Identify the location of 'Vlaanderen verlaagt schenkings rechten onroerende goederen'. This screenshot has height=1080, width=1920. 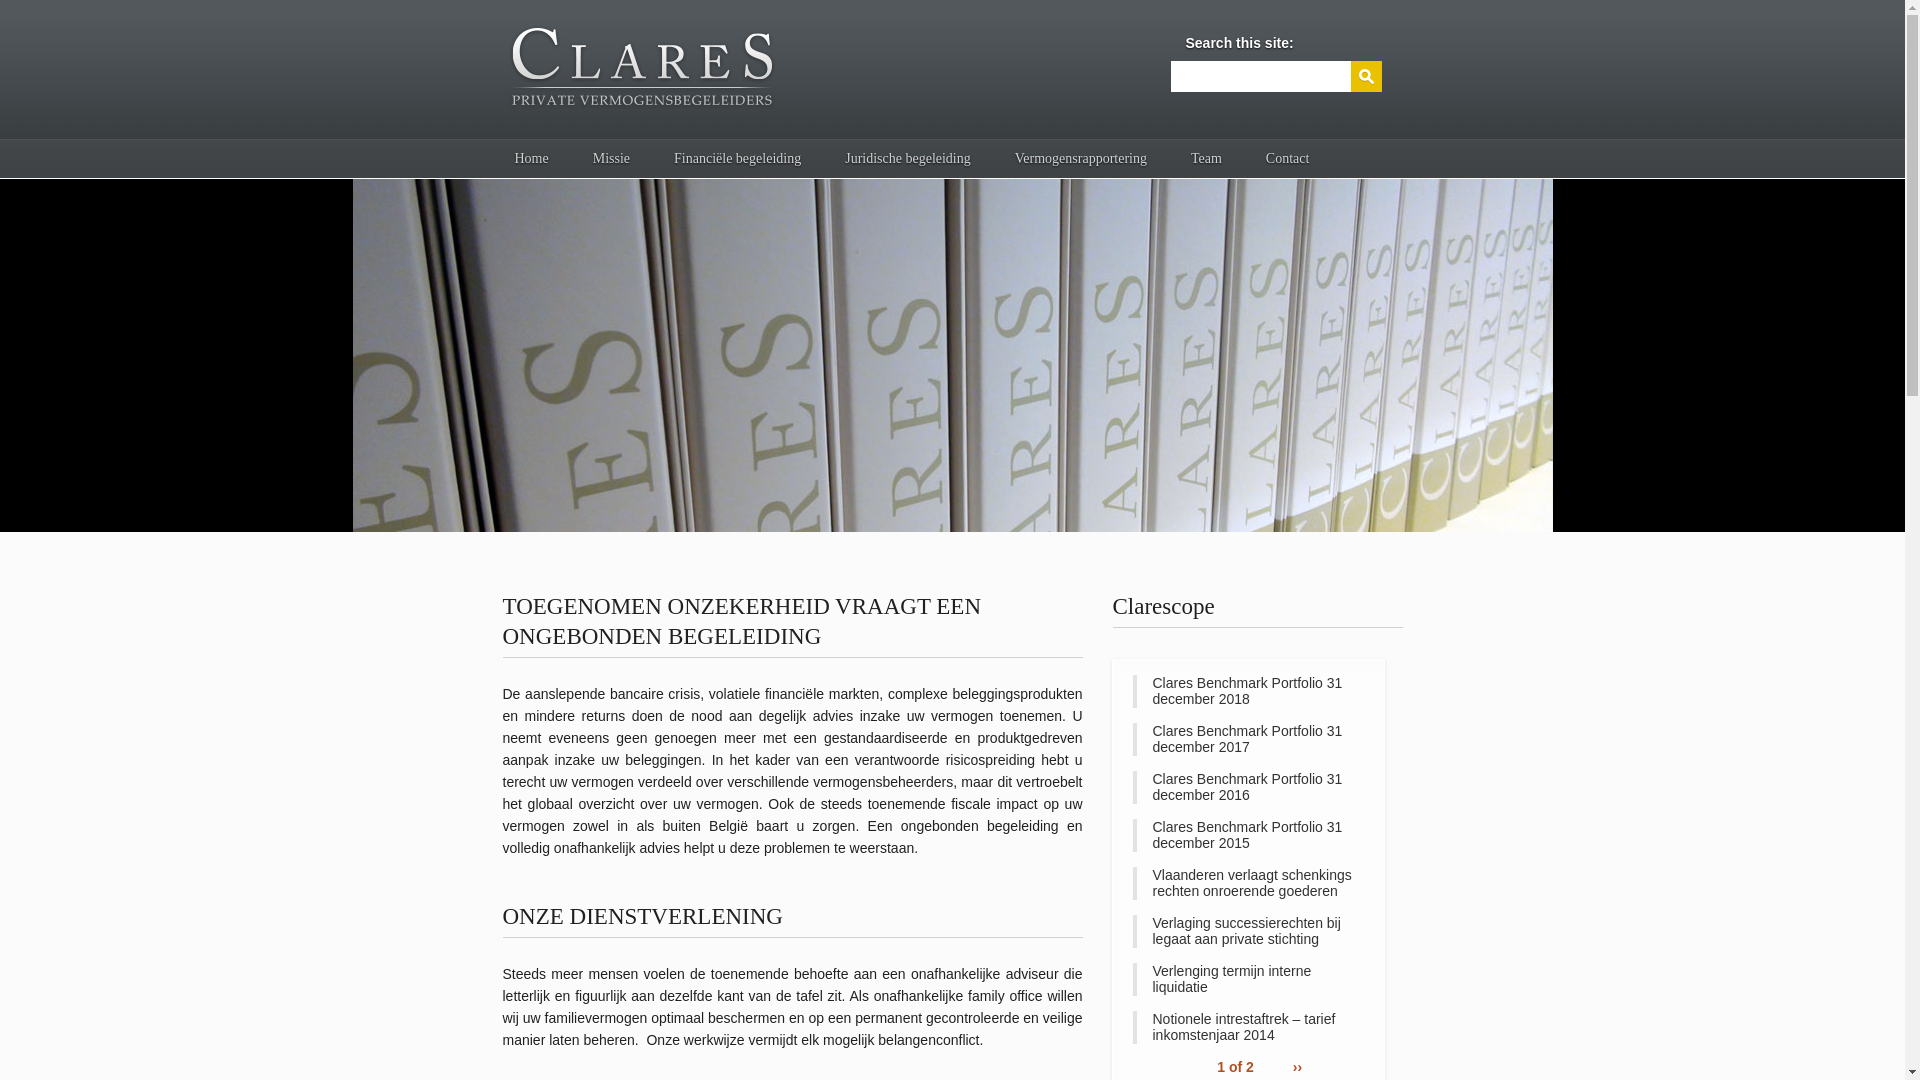
(1246, 882).